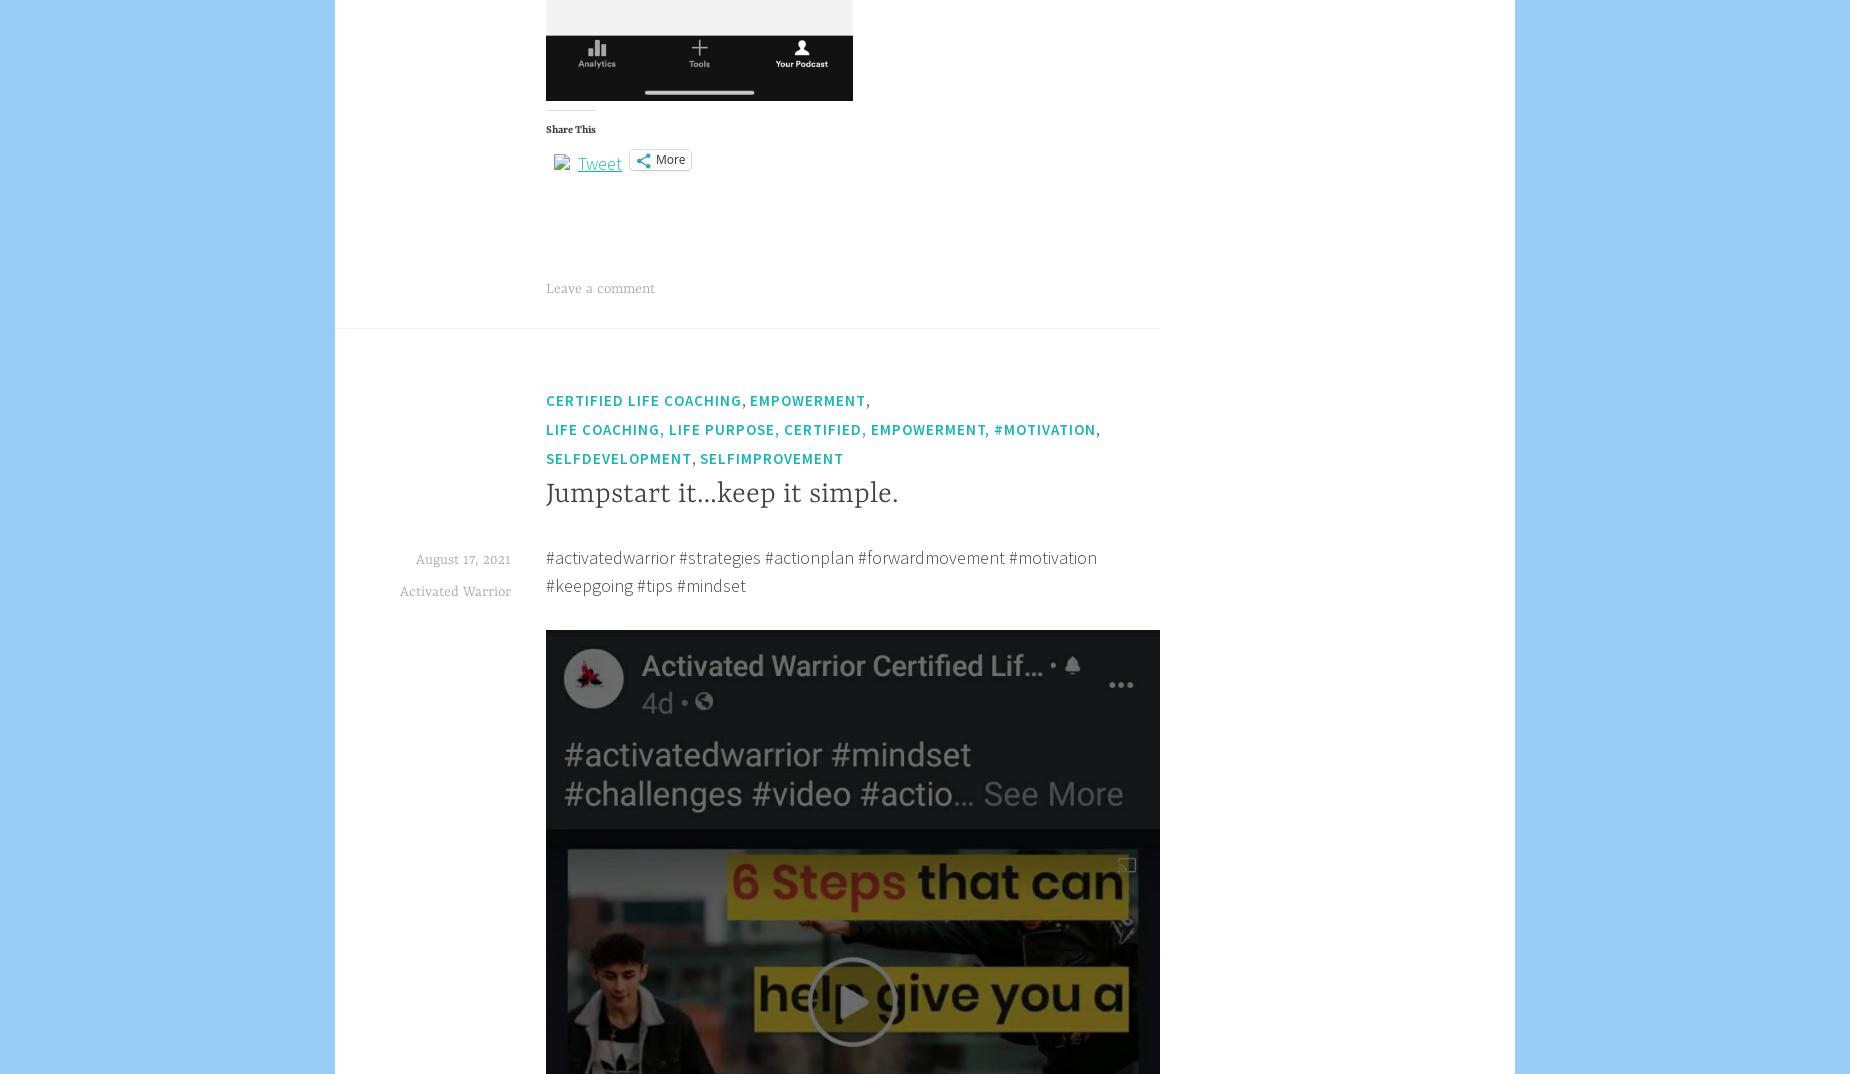  I want to click on 'Tweet', so click(599, 162).